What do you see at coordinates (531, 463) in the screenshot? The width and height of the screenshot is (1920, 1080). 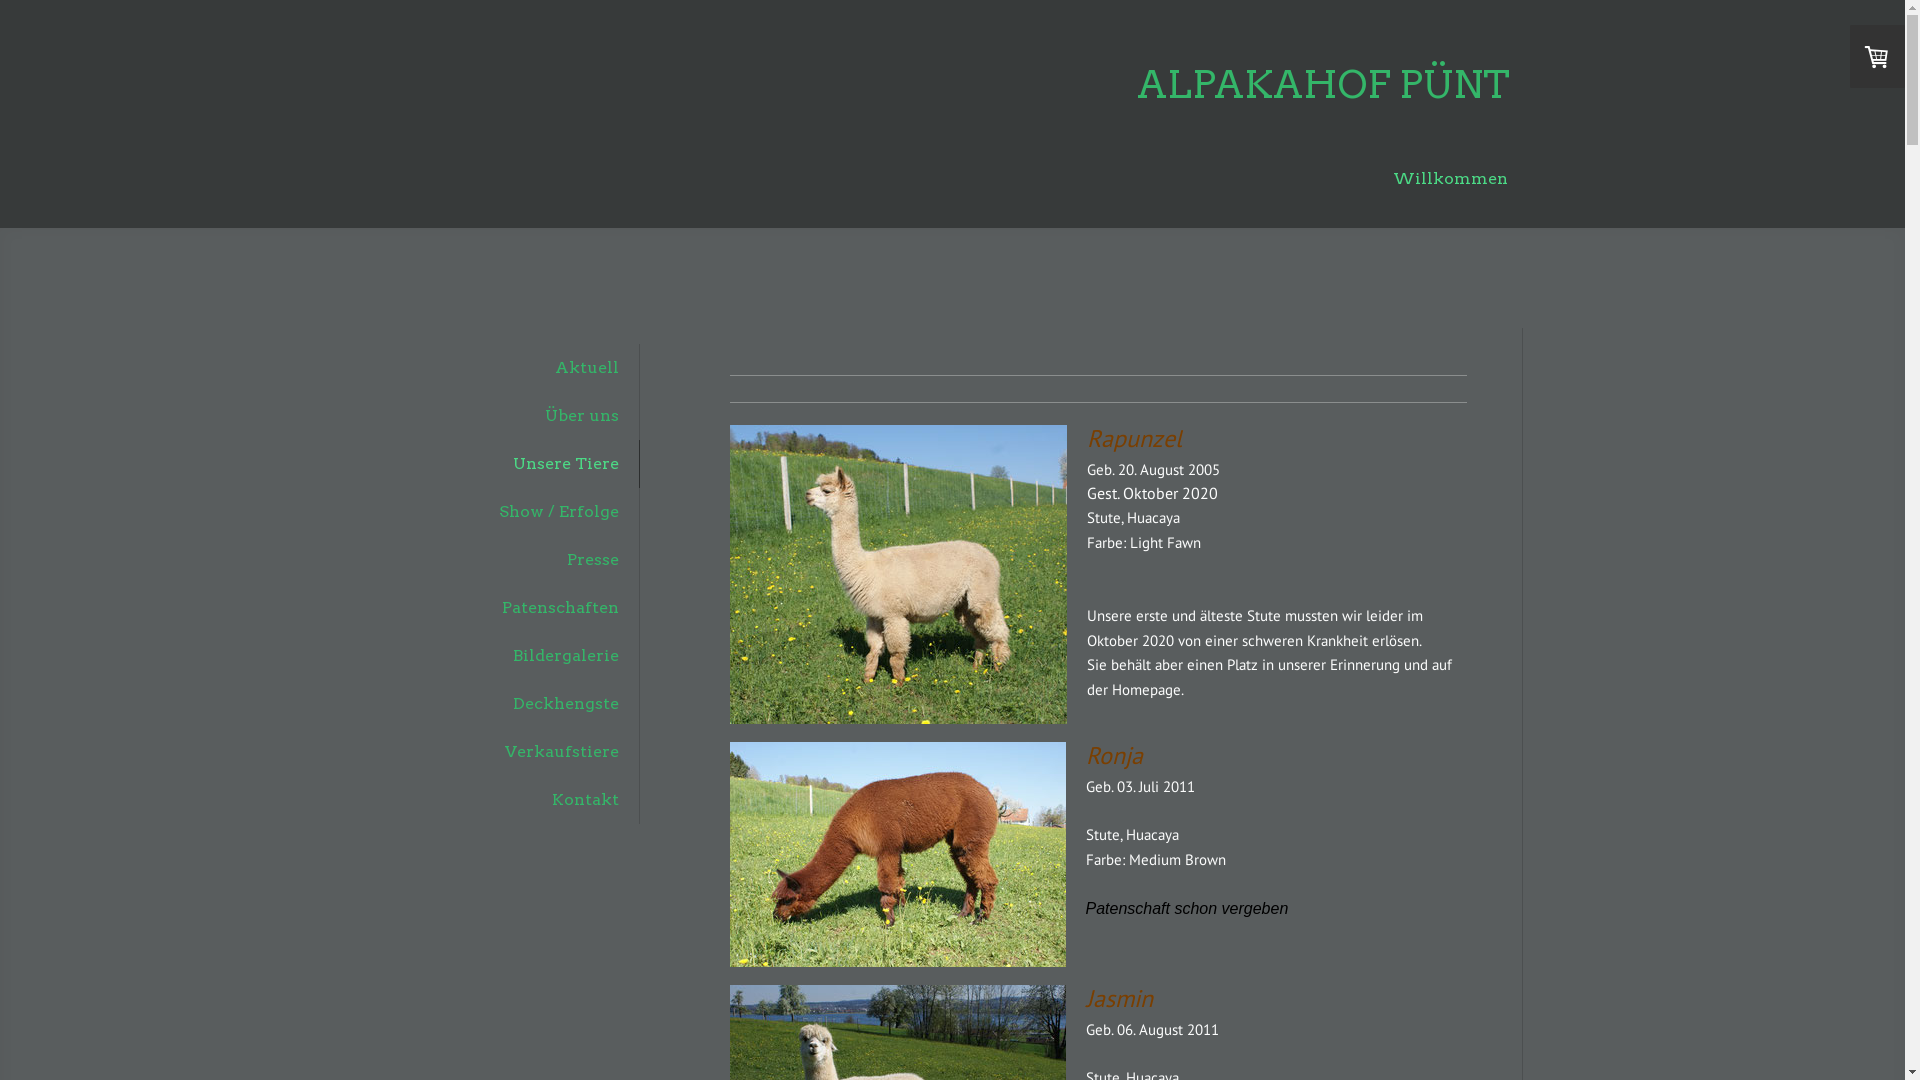 I see `'Unsere Tiere'` at bounding box center [531, 463].